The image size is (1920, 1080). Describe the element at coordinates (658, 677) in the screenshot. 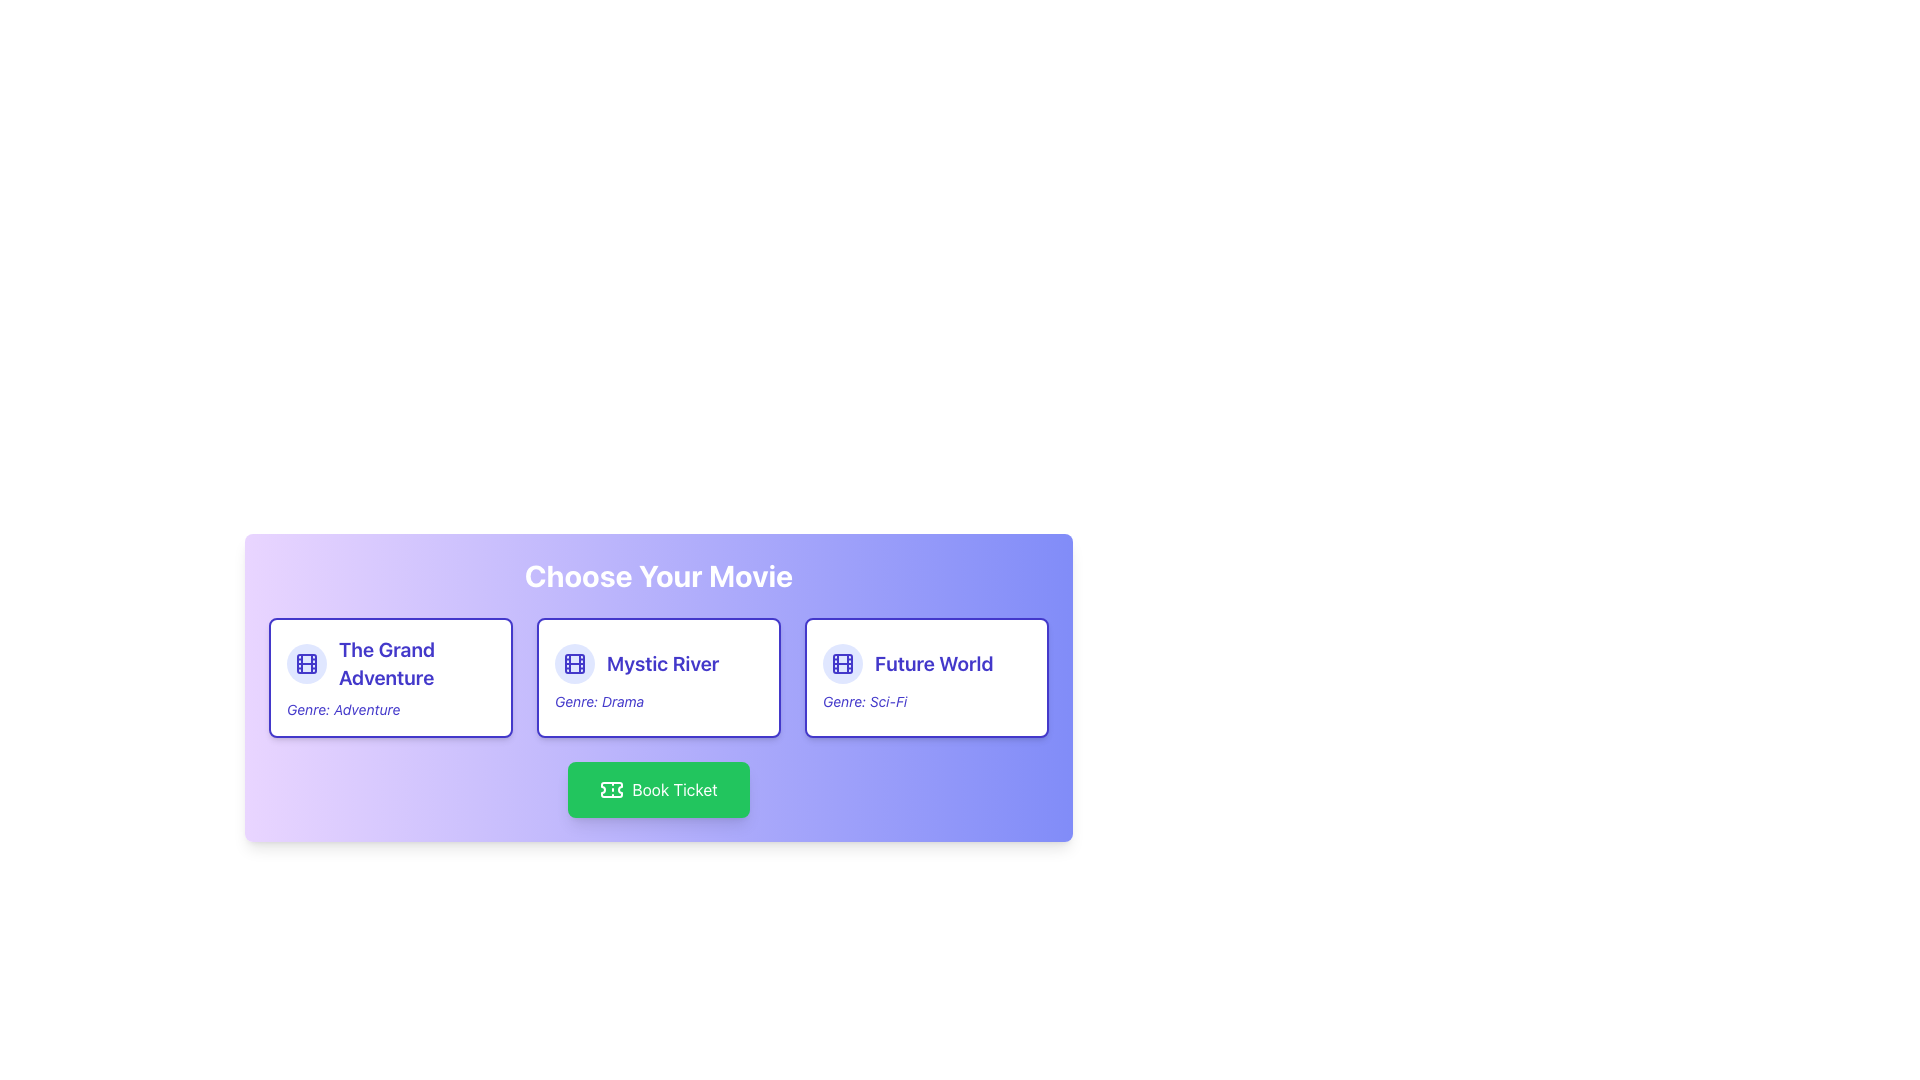

I see `the interactive button representing the movie selection card for 'Mystic River', which is the second card in a horizontal list positioned between 'The Grand Adventure' and 'Future World'` at that location.